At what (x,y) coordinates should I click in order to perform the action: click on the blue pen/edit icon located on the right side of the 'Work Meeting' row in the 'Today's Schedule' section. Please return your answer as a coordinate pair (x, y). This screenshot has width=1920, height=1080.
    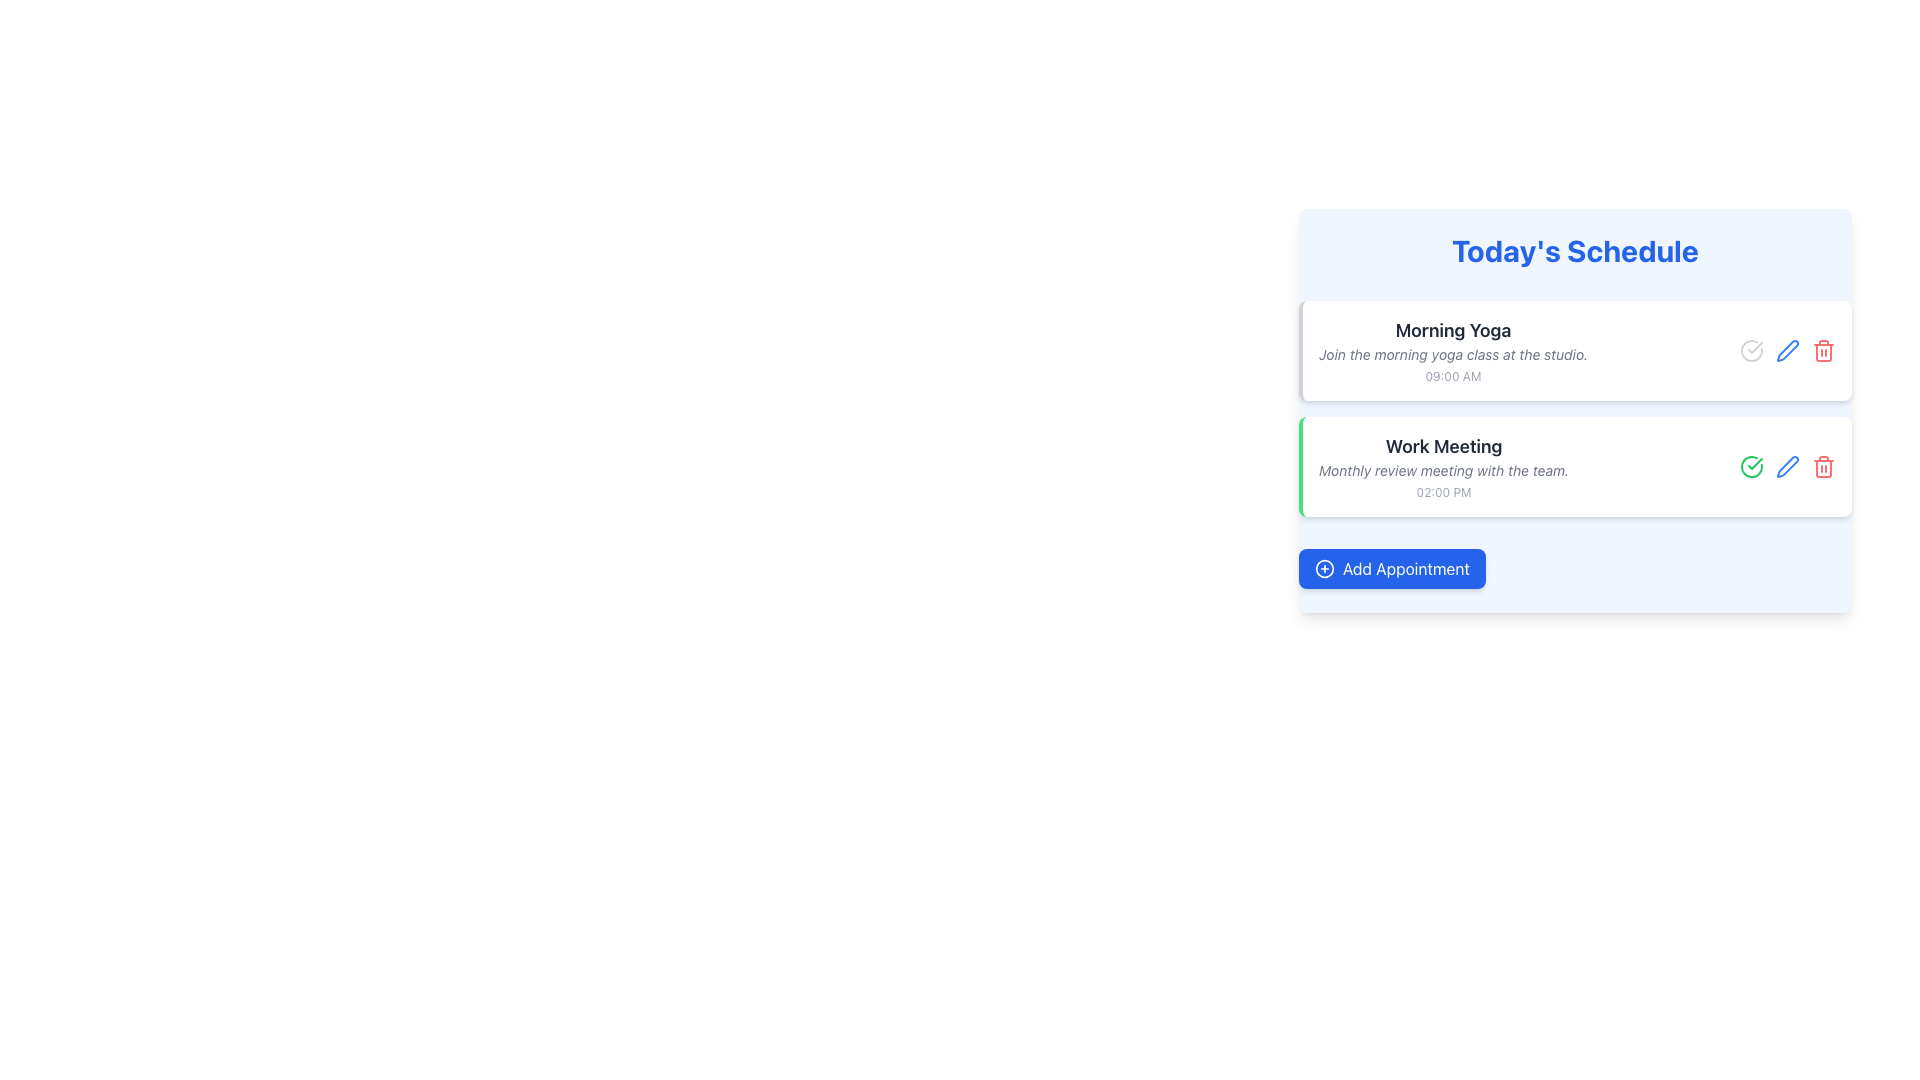
    Looking at the image, I should click on (1788, 349).